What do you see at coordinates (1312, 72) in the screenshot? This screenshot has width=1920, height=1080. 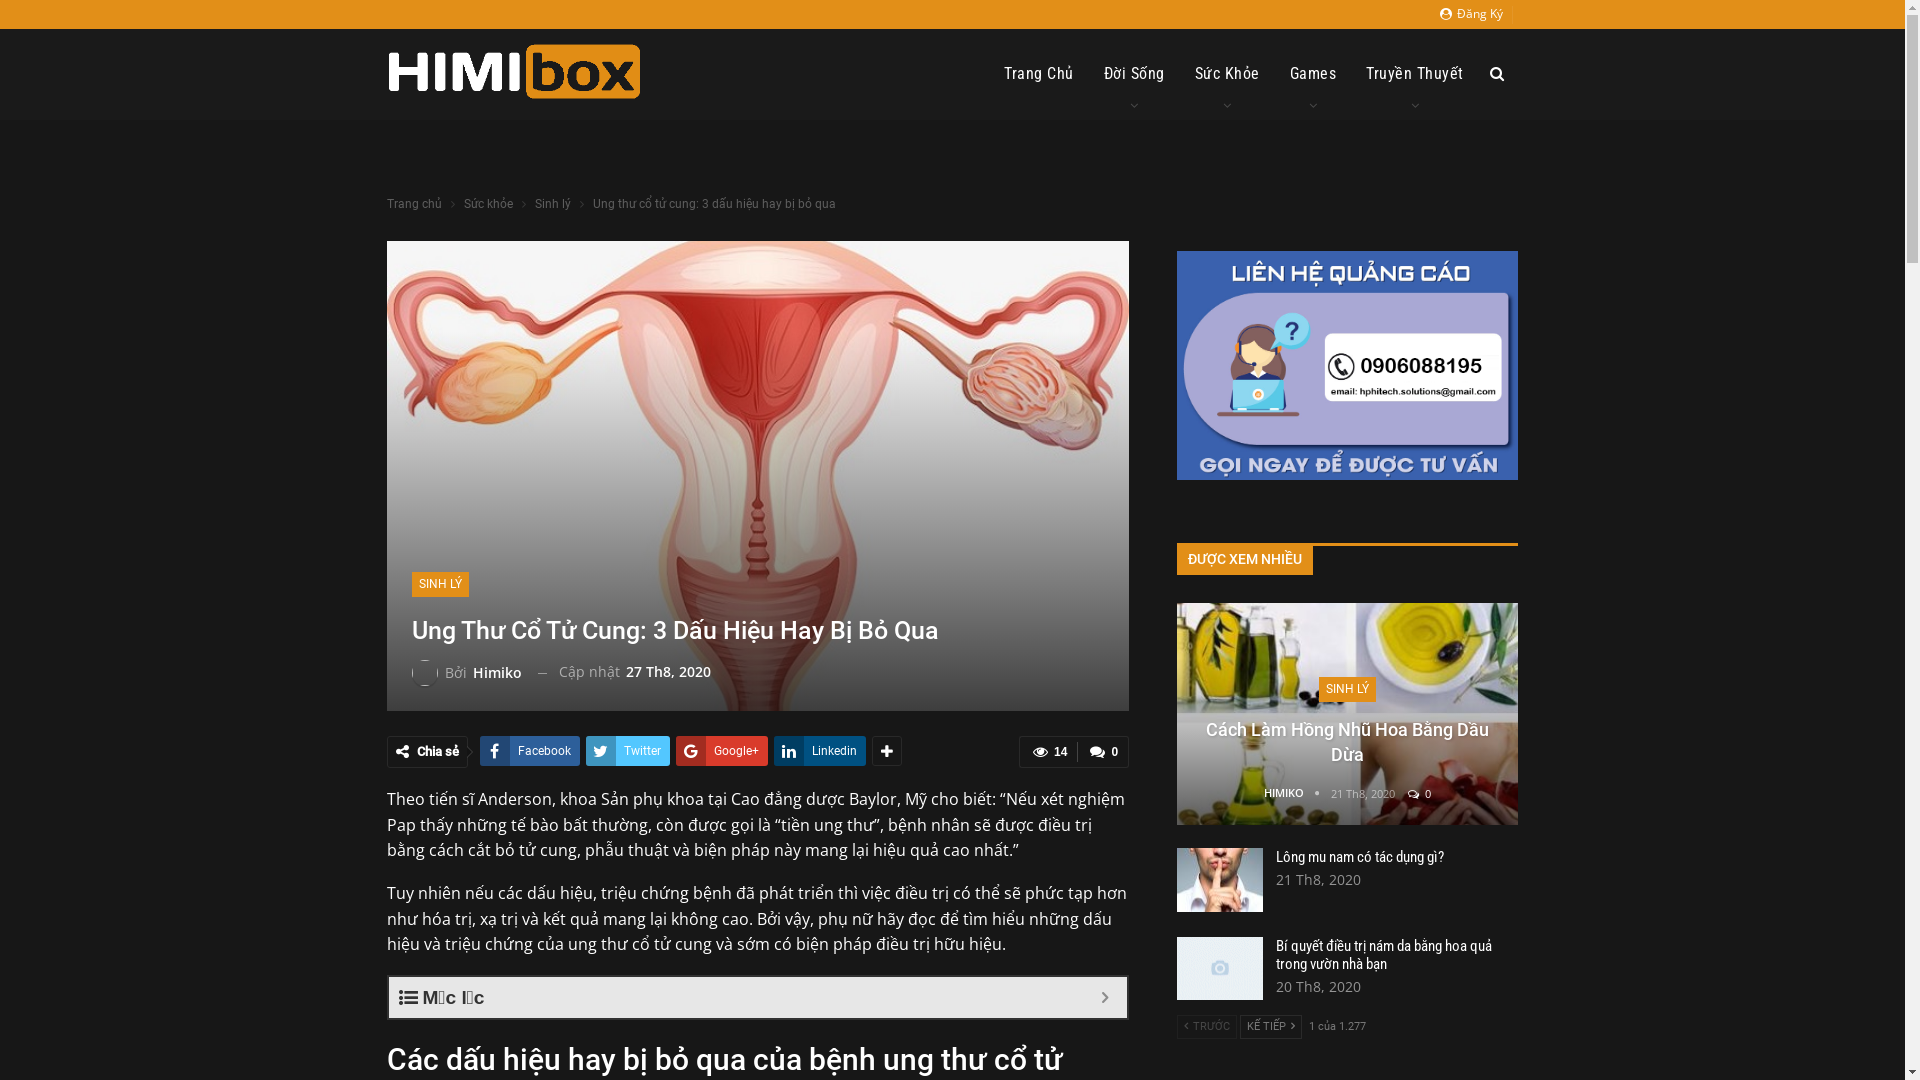 I see `'Games'` at bounding box center [1312, 72].